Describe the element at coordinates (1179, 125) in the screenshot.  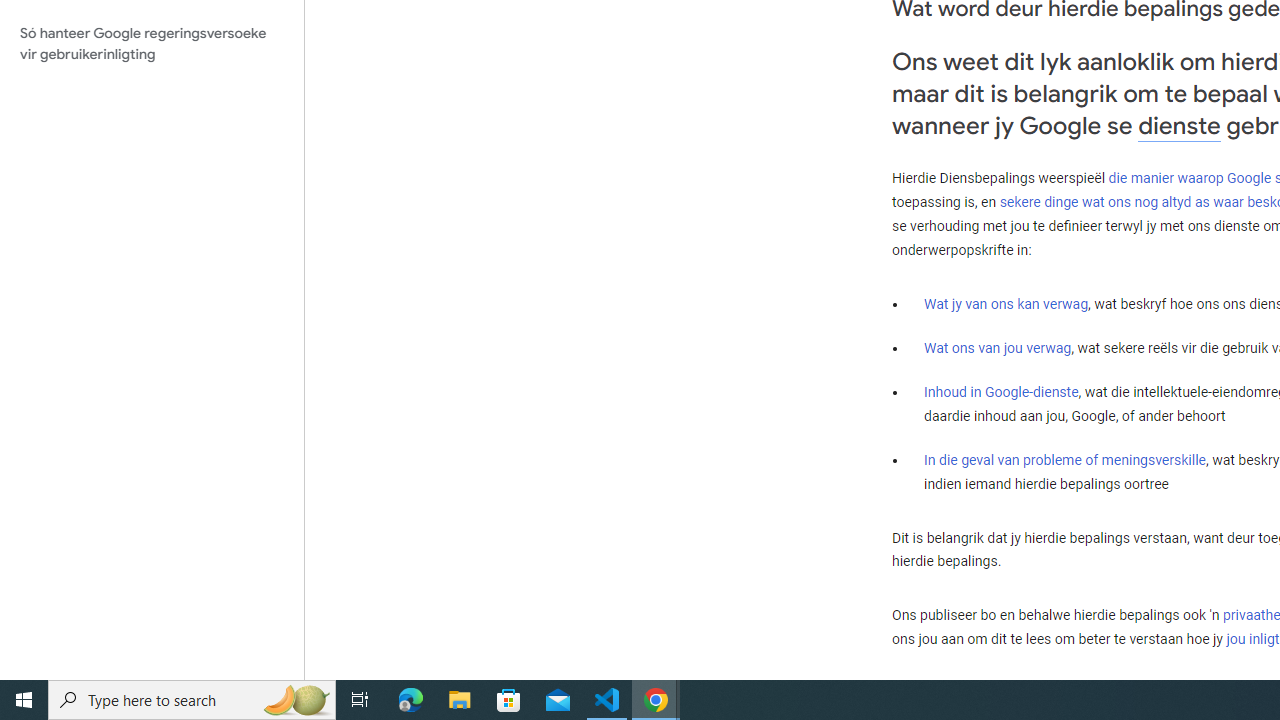
I see `'dienste'` at that location.